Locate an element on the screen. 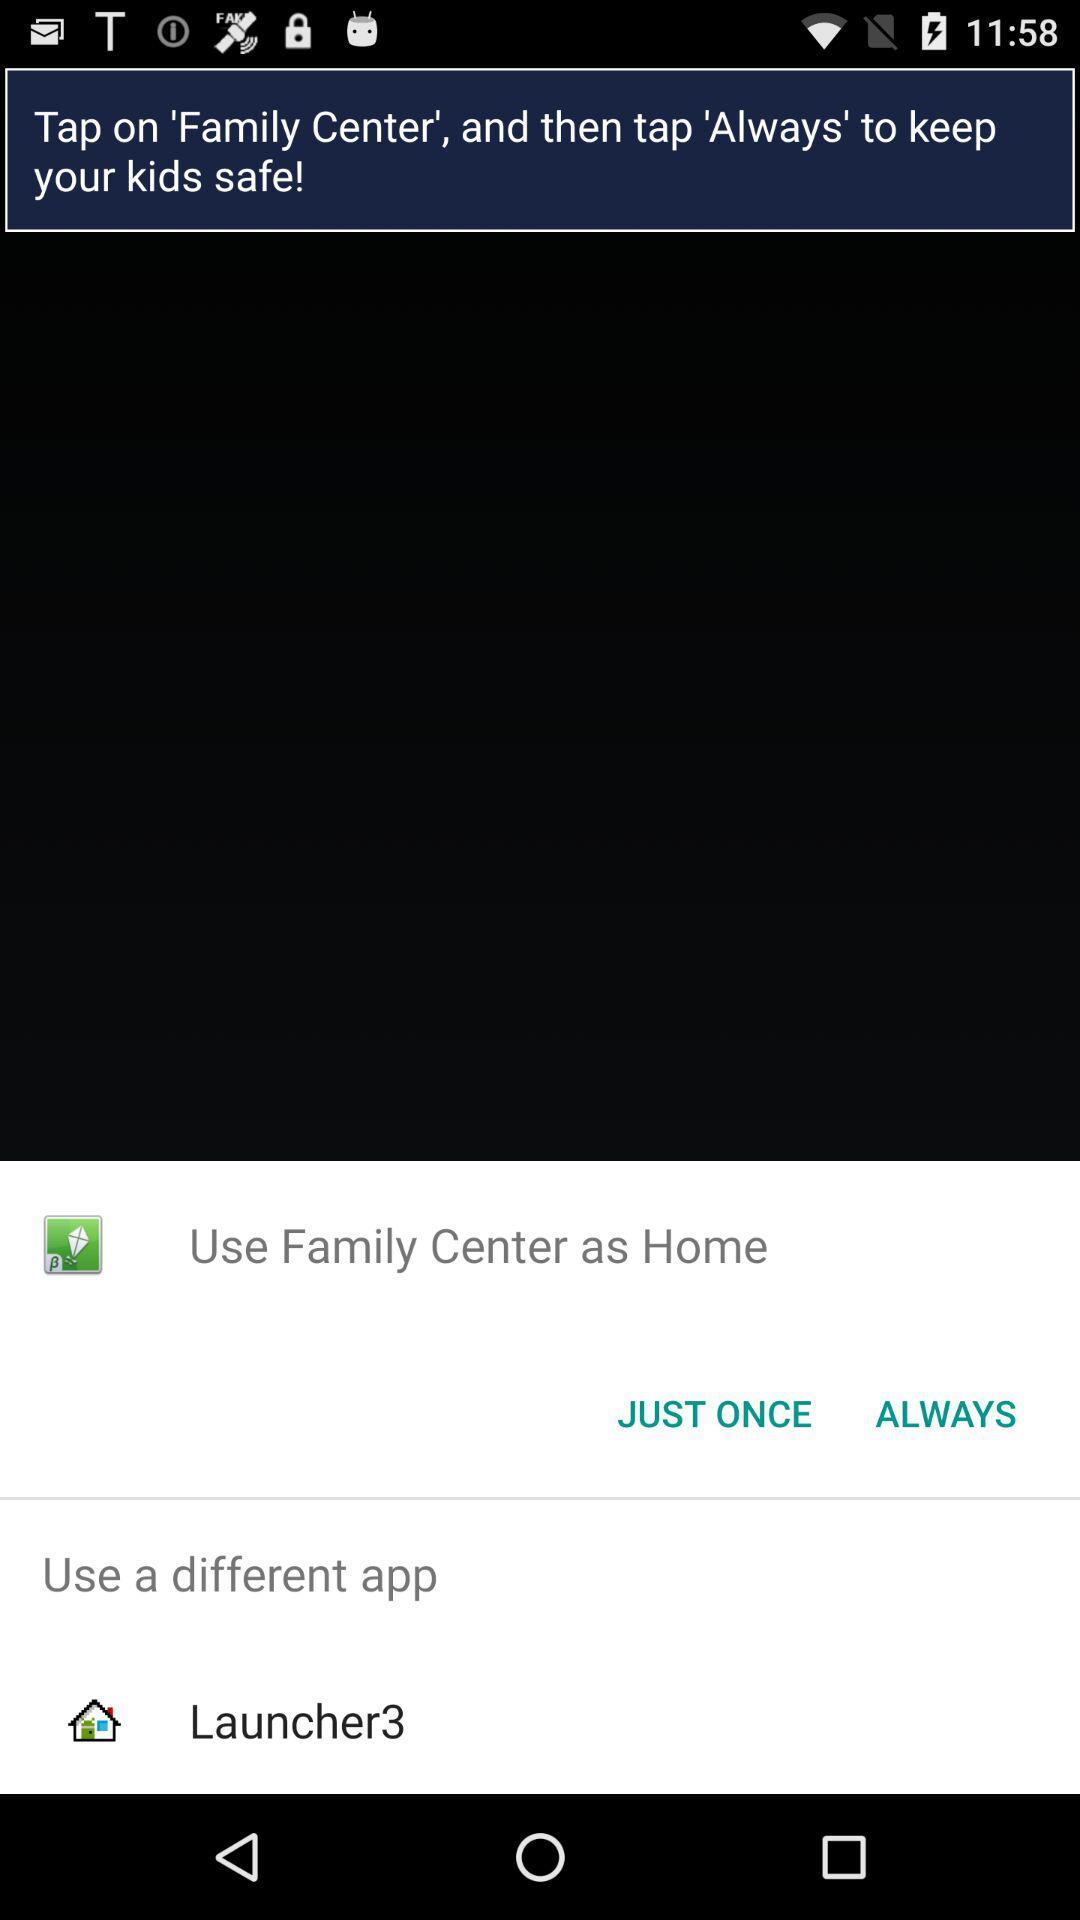 This screenshot has height=1920, width=1080. launcher3 item is located at coordinates (297, 1719).